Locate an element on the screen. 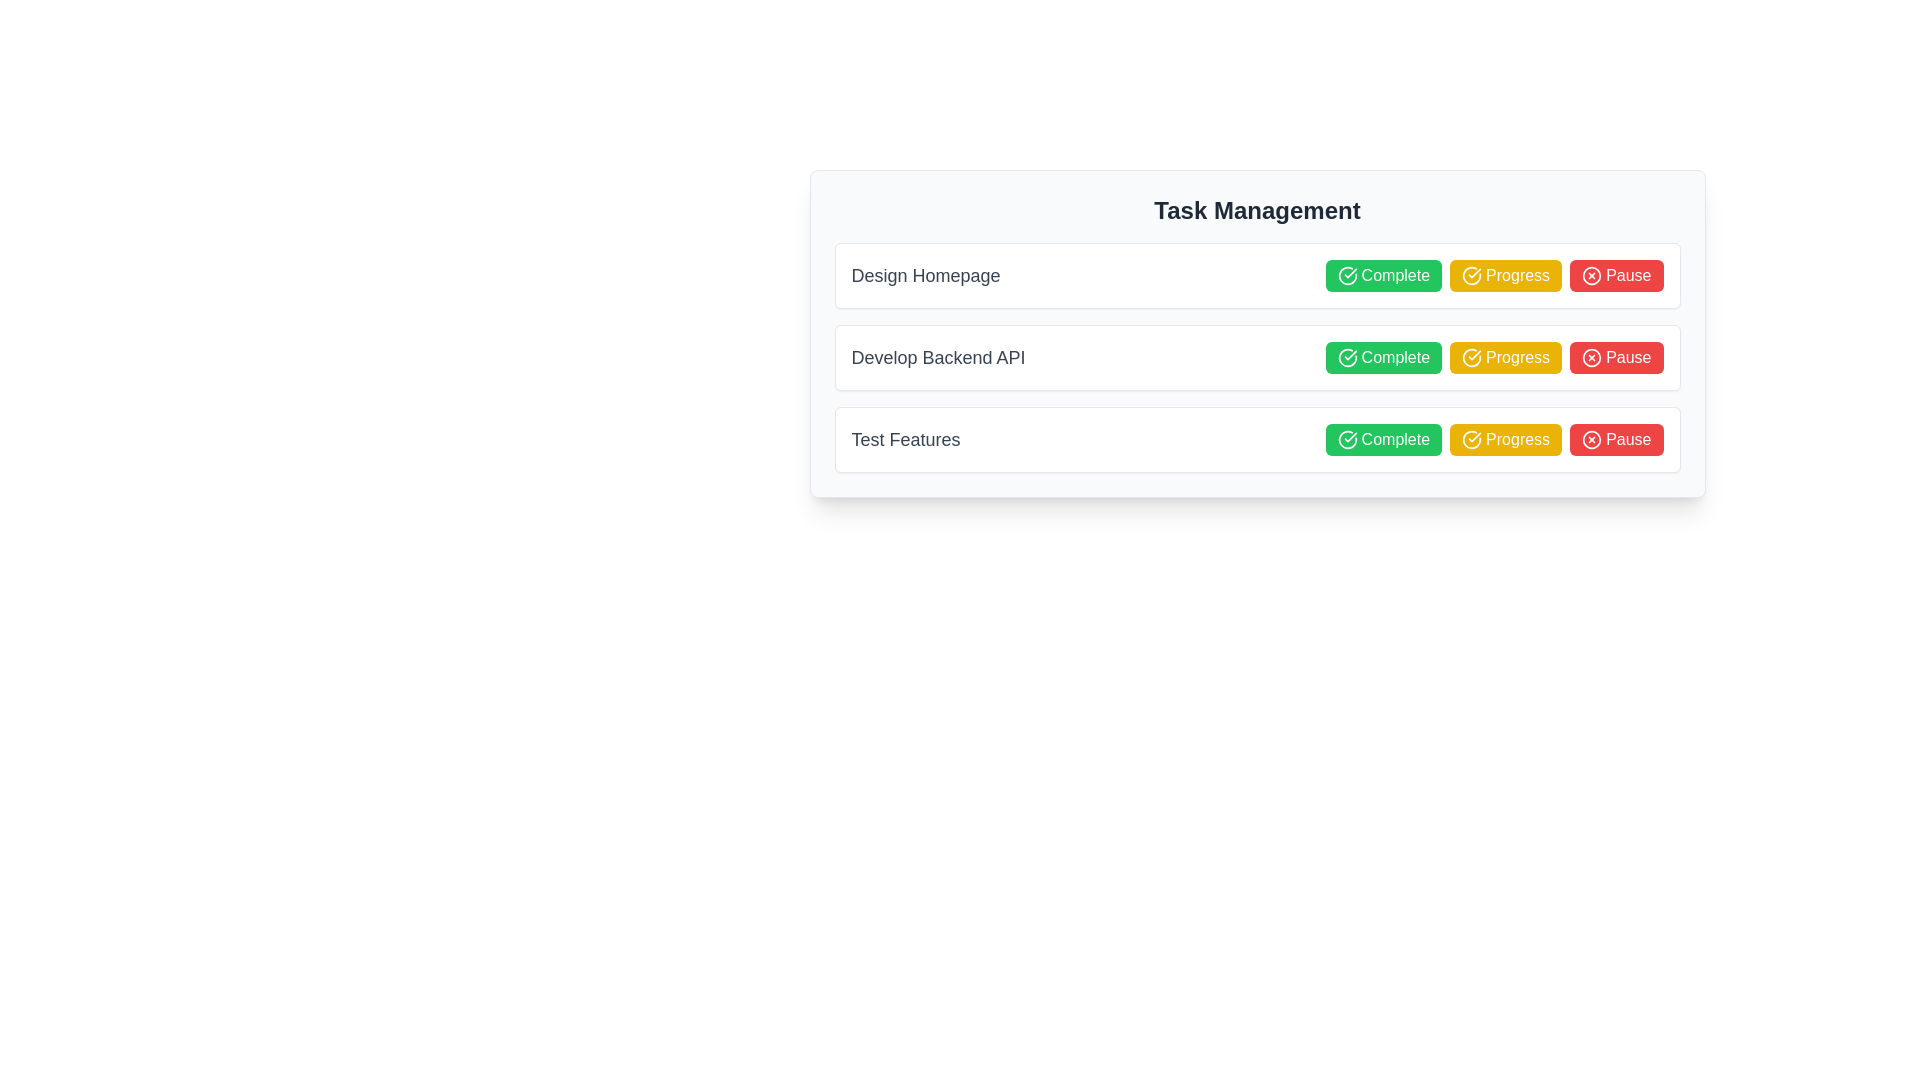  the confirmation icon located within the green 'Complete' button, to the left of the text label 'Complete', in the first row under the 'Design Homepage' task to include it in the view is located at coordinates (1347, 276).